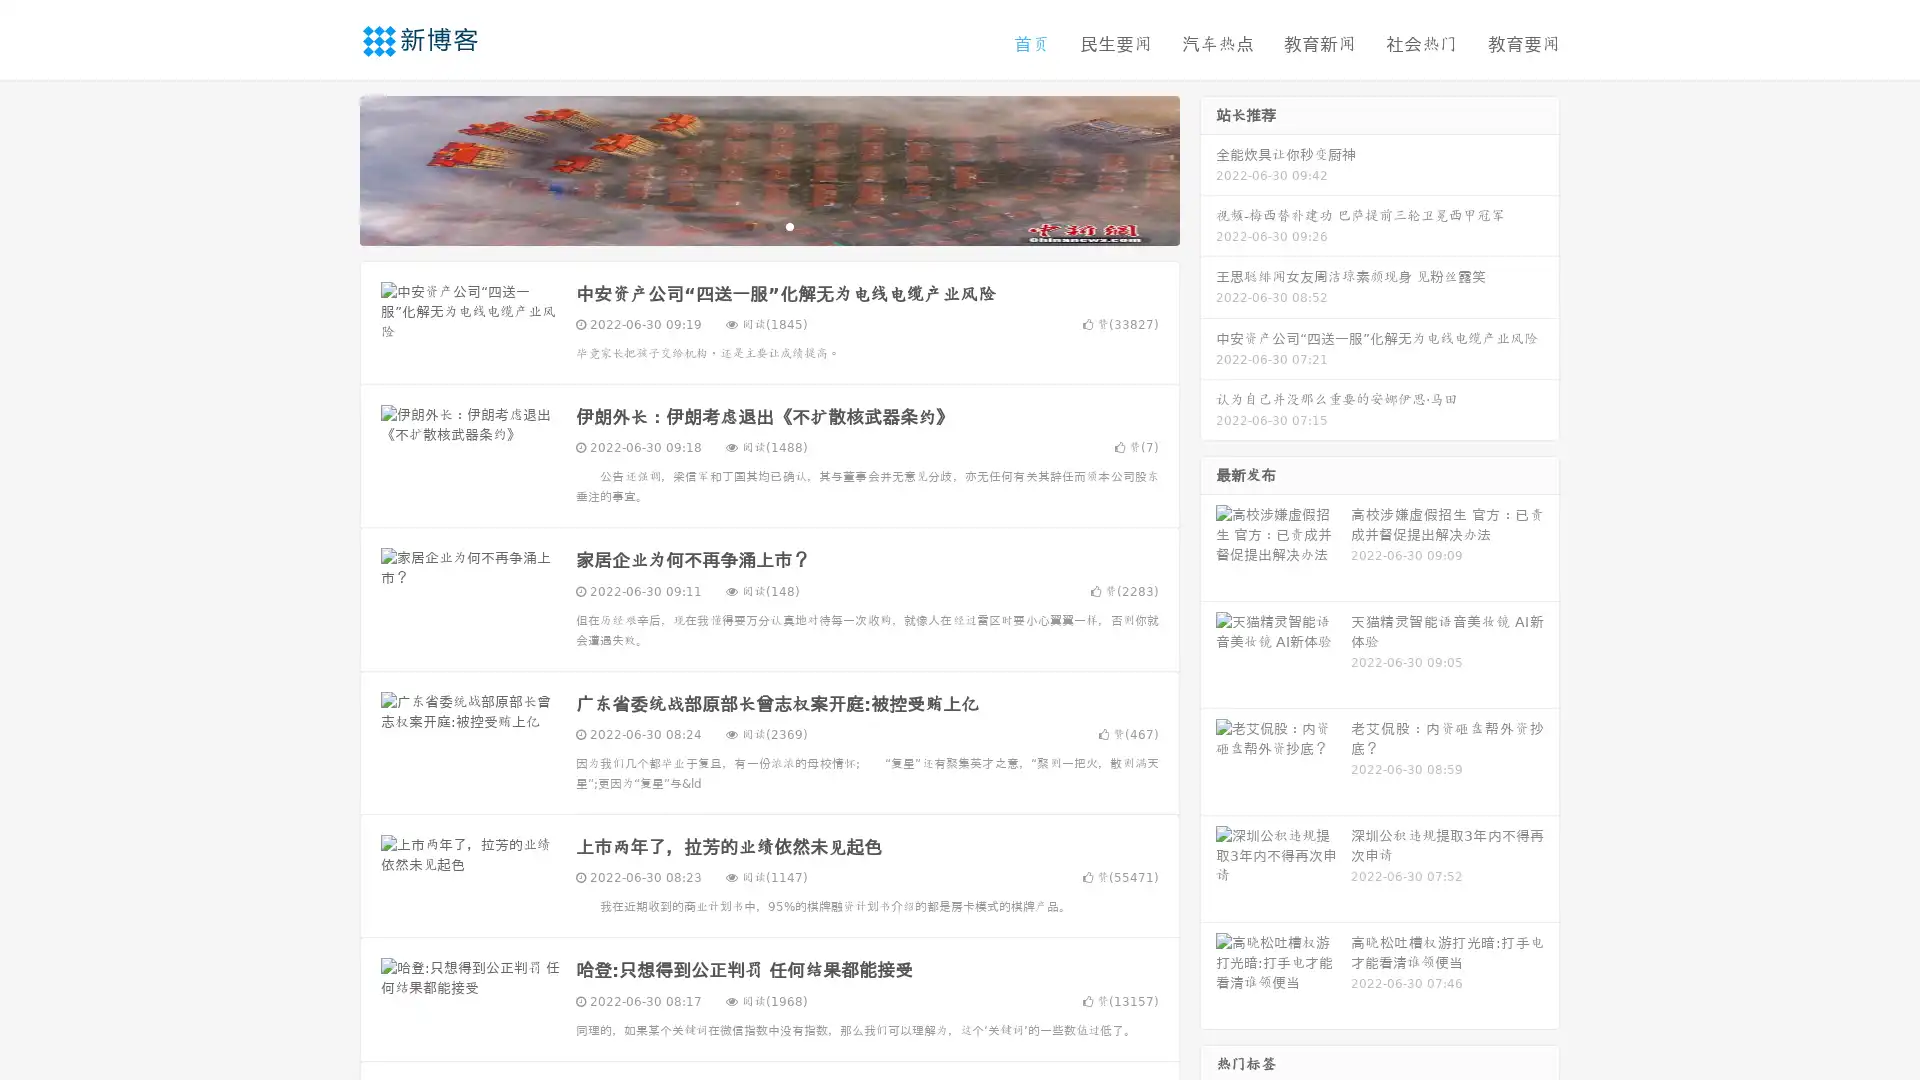 This screenshot has width=1920, height=1080. I want to click on Go to slide 2, so click(768, 225).